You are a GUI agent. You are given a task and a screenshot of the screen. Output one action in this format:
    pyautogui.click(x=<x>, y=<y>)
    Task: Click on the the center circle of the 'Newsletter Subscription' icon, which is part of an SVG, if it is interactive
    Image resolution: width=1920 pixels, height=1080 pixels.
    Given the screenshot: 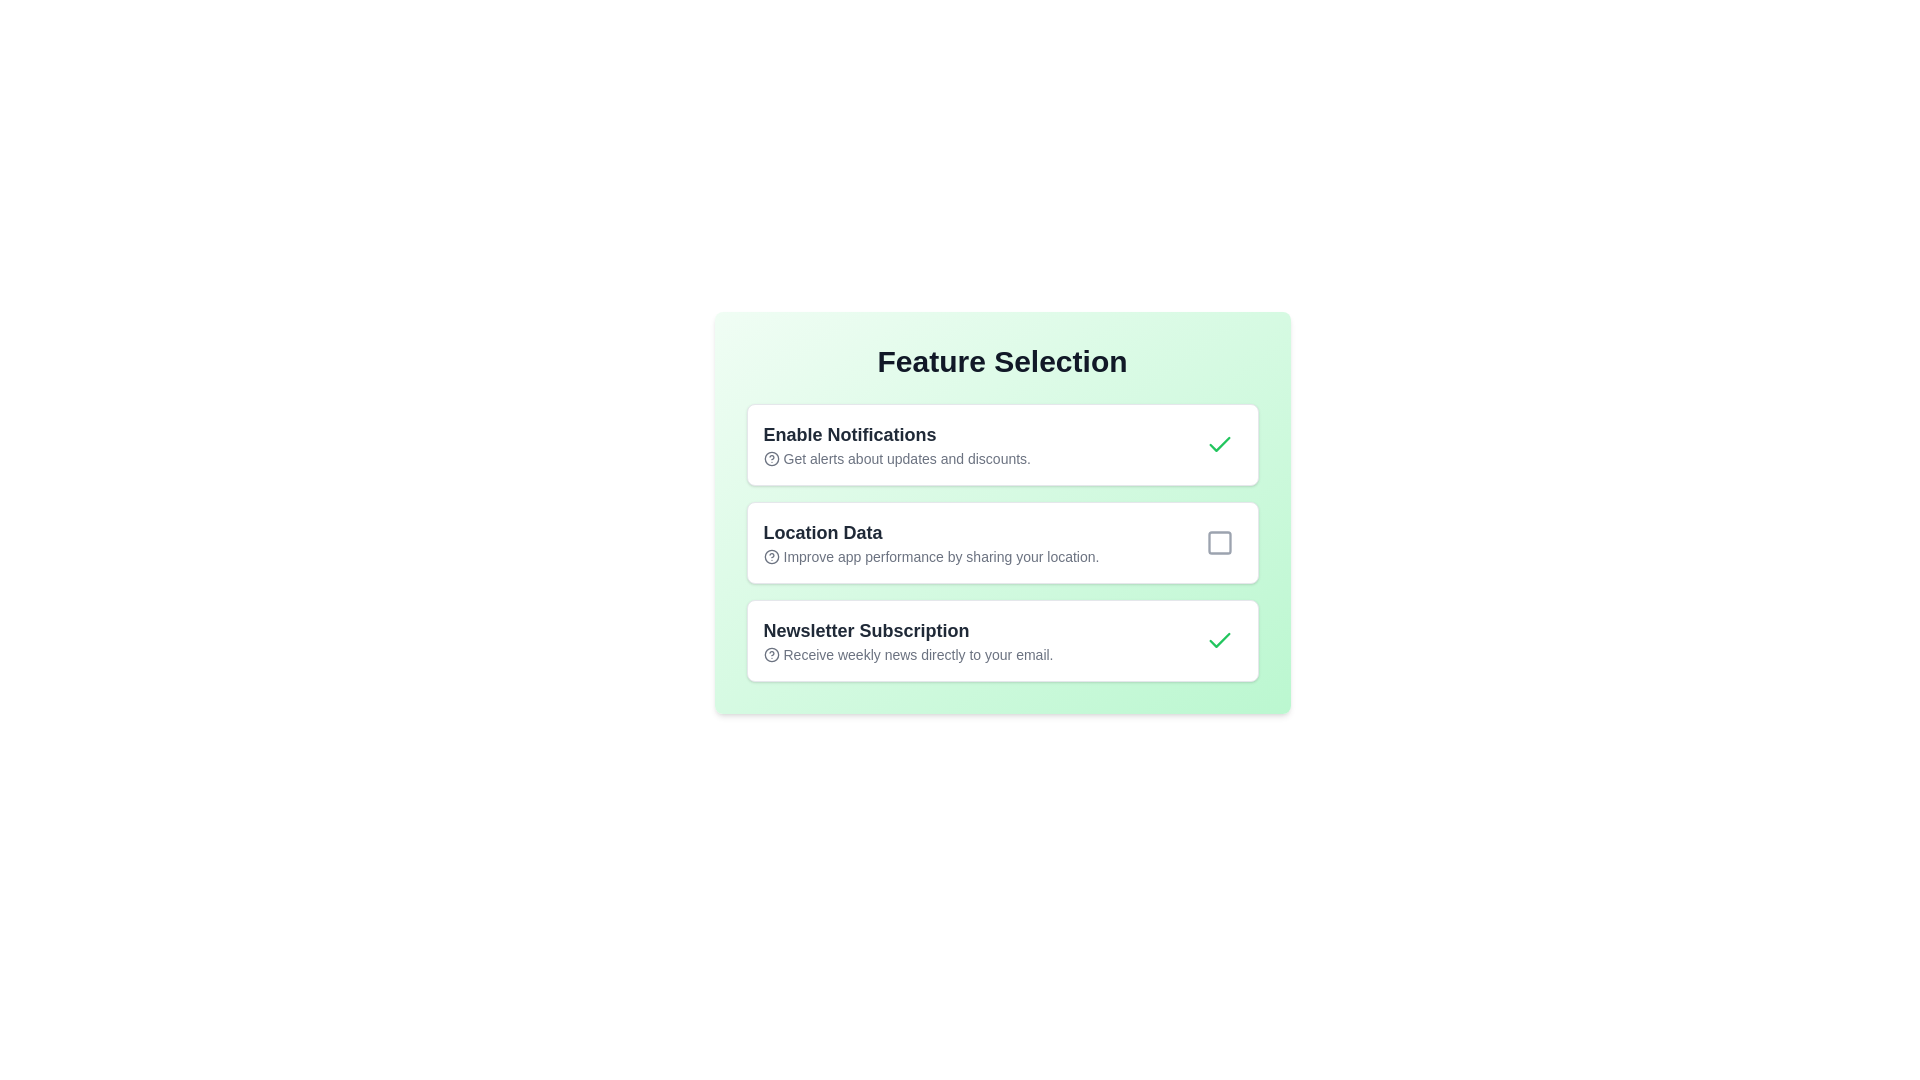 What is the action you would take?
    pyautogui.click(x=770, y=655)
    